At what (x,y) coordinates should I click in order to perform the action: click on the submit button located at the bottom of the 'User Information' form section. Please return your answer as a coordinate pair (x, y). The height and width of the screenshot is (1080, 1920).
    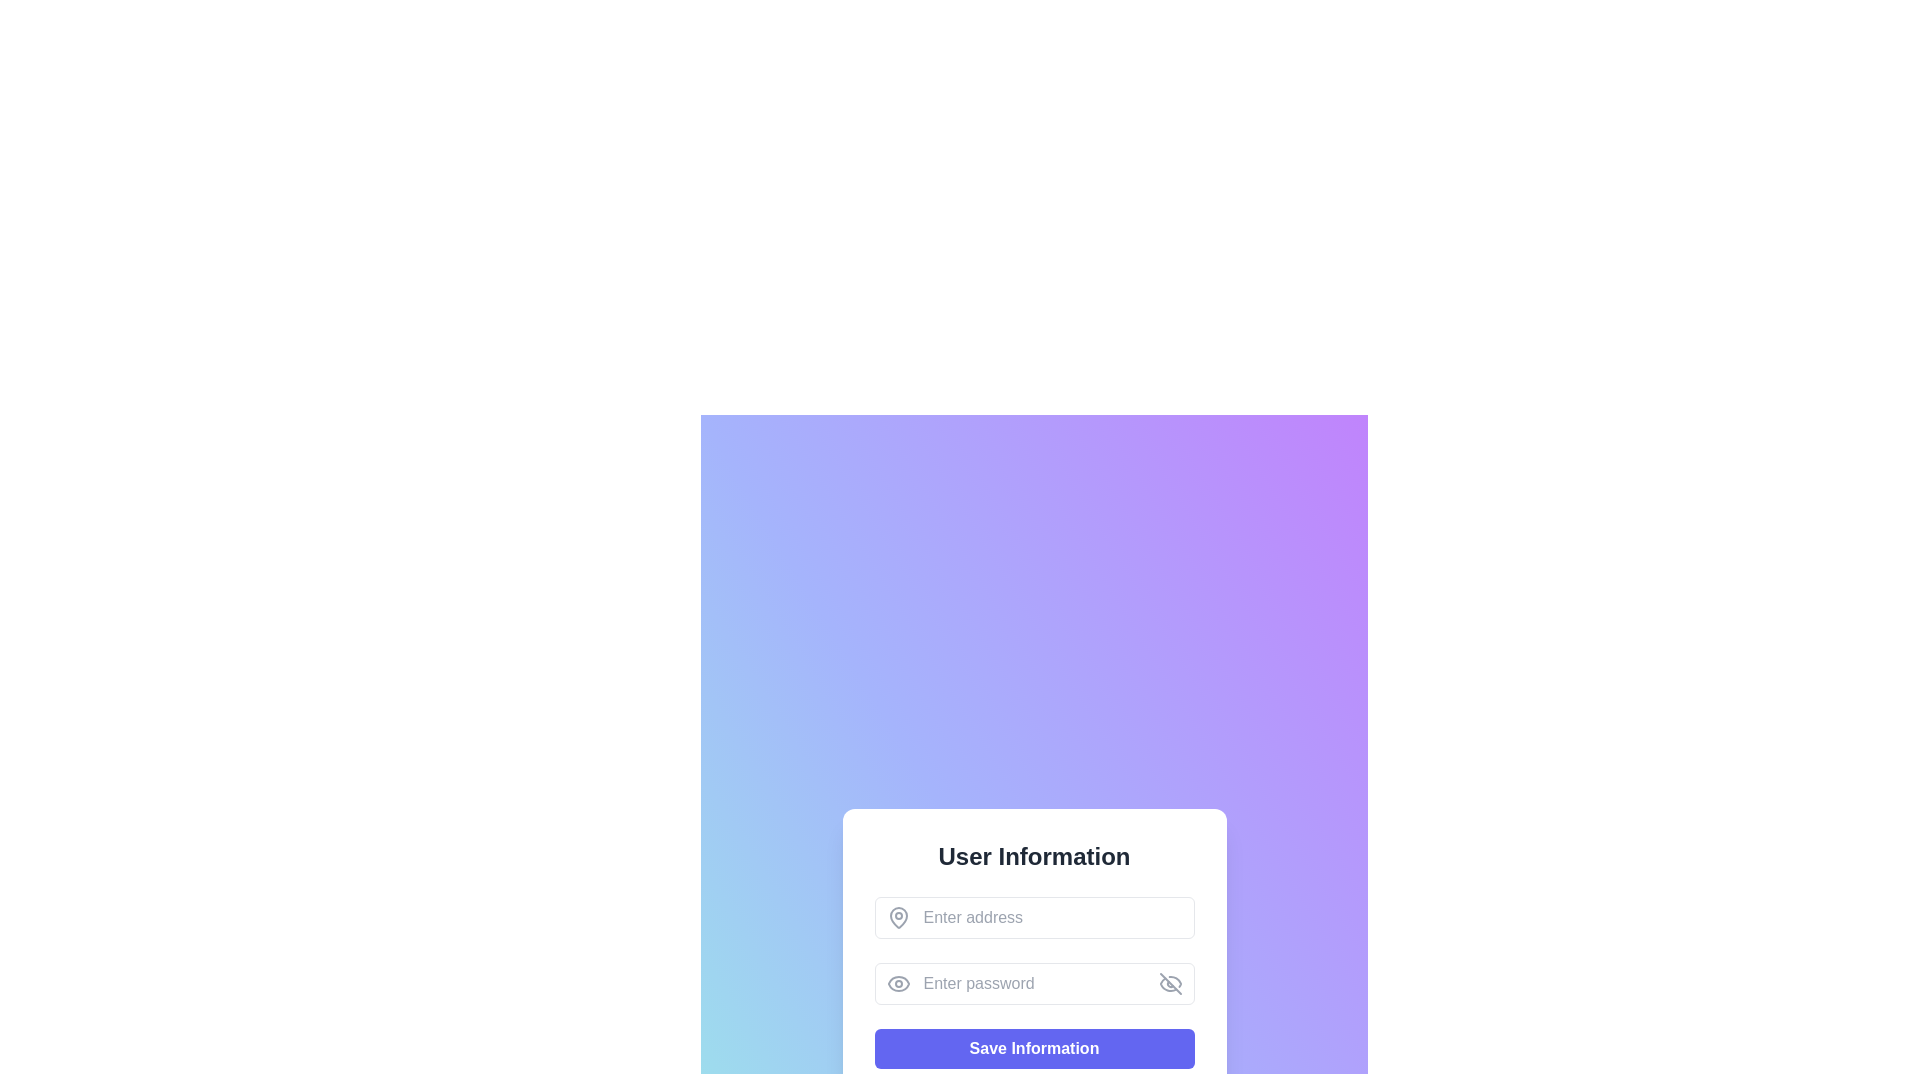
    Looking at the image, I should click on (1034, 1048).